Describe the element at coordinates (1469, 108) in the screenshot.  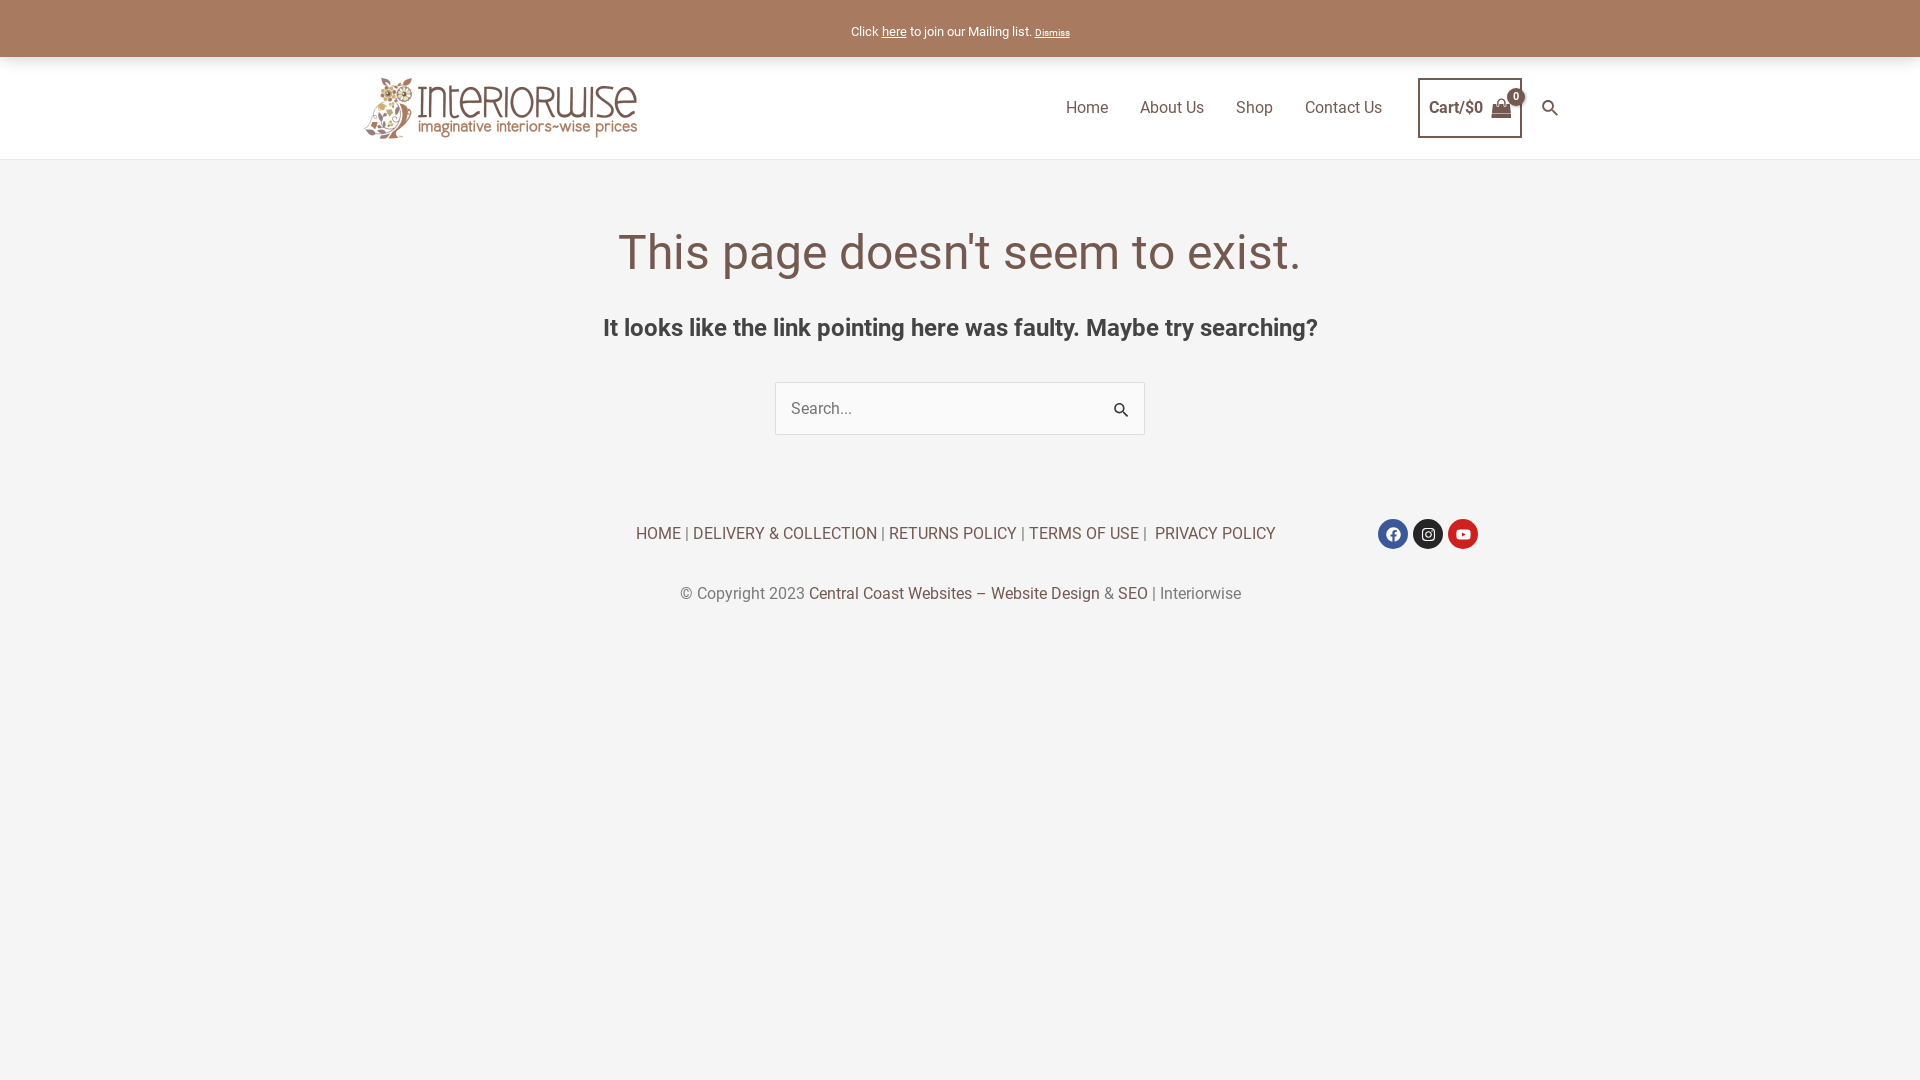
I see `'Cart/$0'` at that location.